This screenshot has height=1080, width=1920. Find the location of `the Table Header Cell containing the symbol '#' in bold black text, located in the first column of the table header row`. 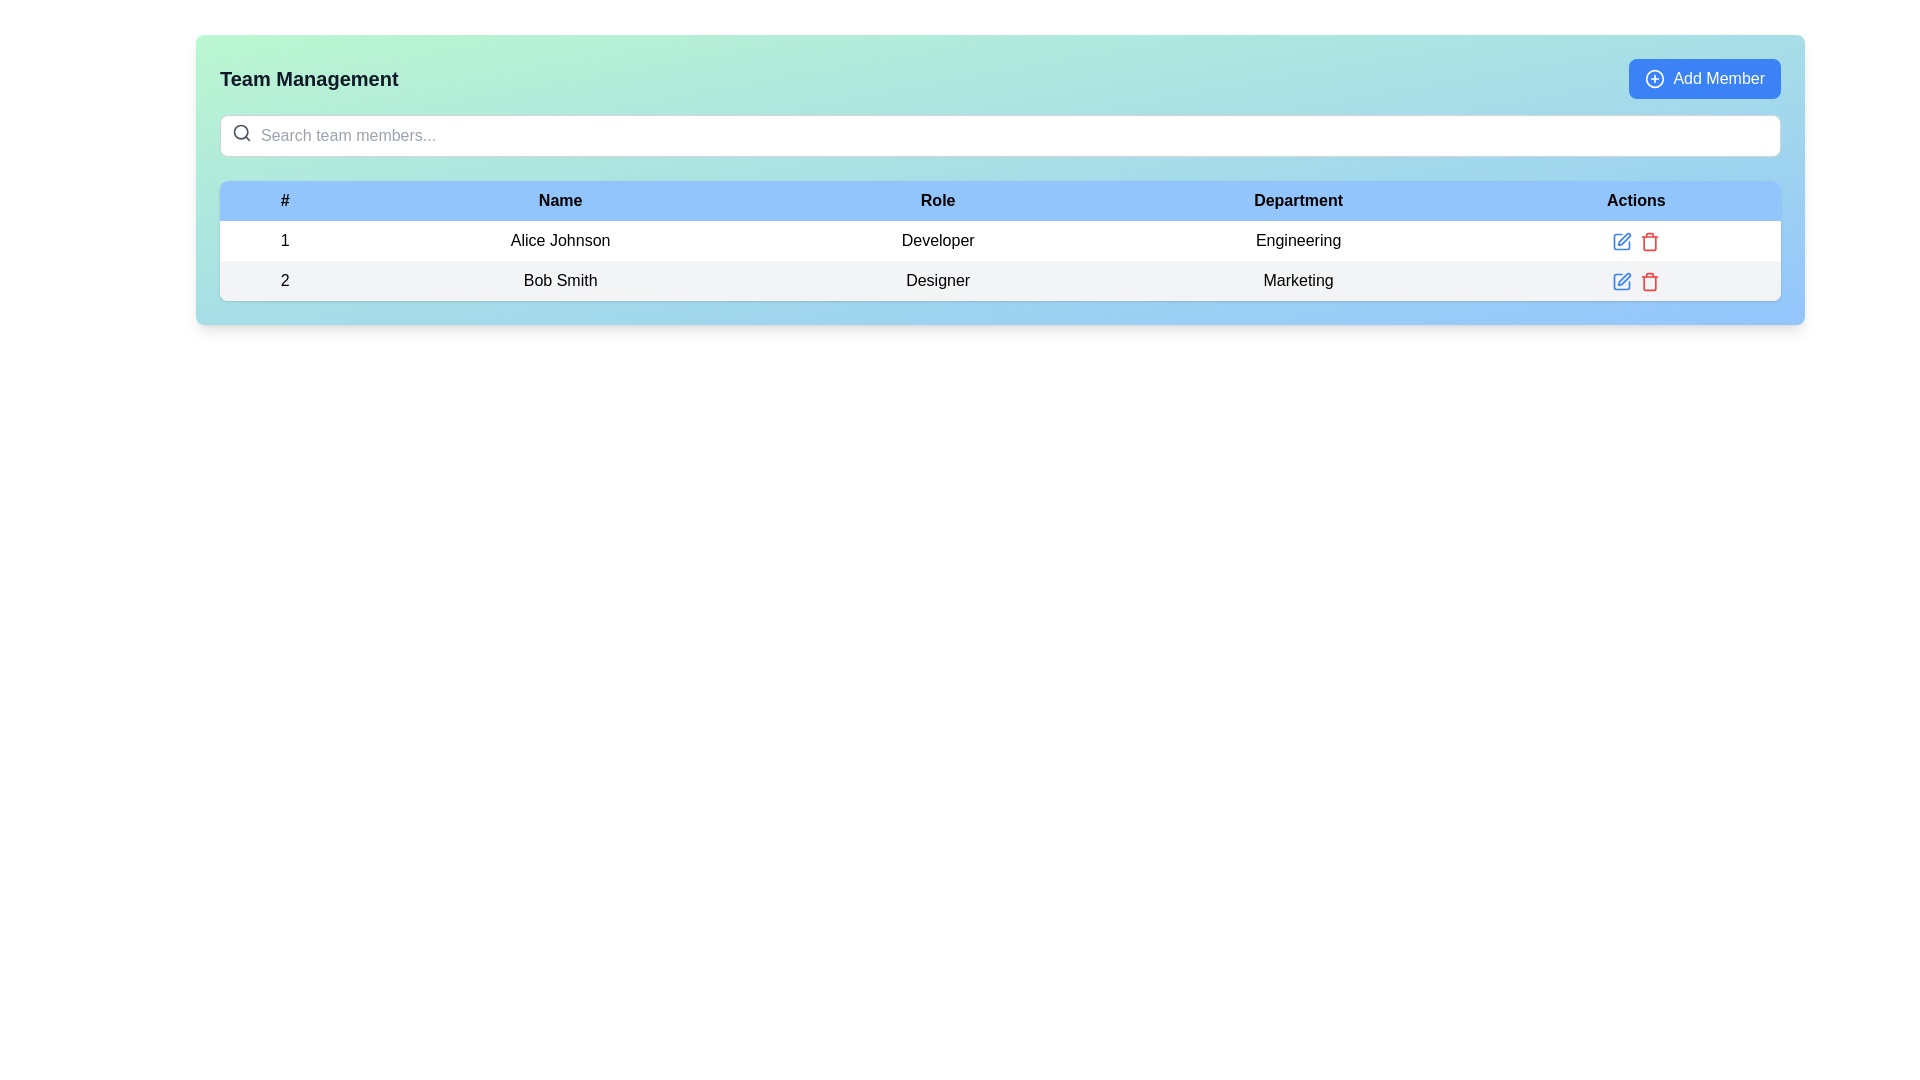

the Table Header Cell containing the symbol '#' in bold black text, located in the first column of the table header row is located at coordinates (284, 200).